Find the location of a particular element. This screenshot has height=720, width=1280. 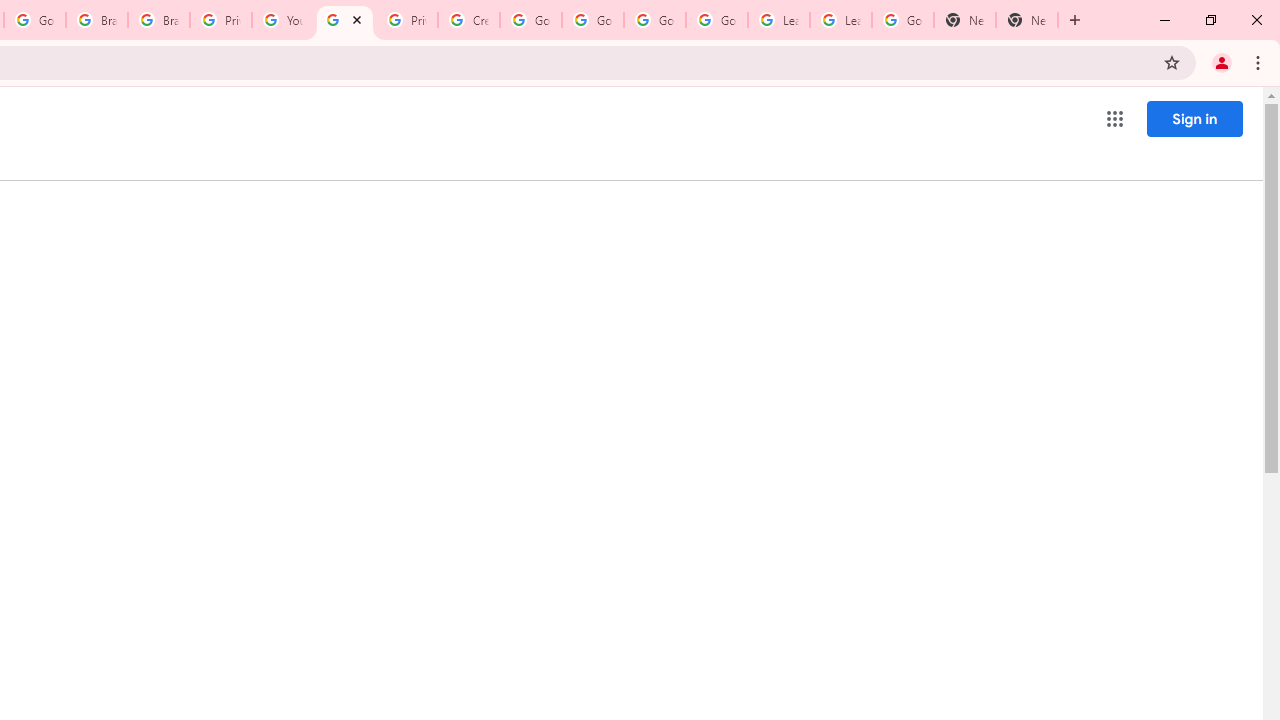

'Brand Resource Center' is located at coordinates (96, 20).